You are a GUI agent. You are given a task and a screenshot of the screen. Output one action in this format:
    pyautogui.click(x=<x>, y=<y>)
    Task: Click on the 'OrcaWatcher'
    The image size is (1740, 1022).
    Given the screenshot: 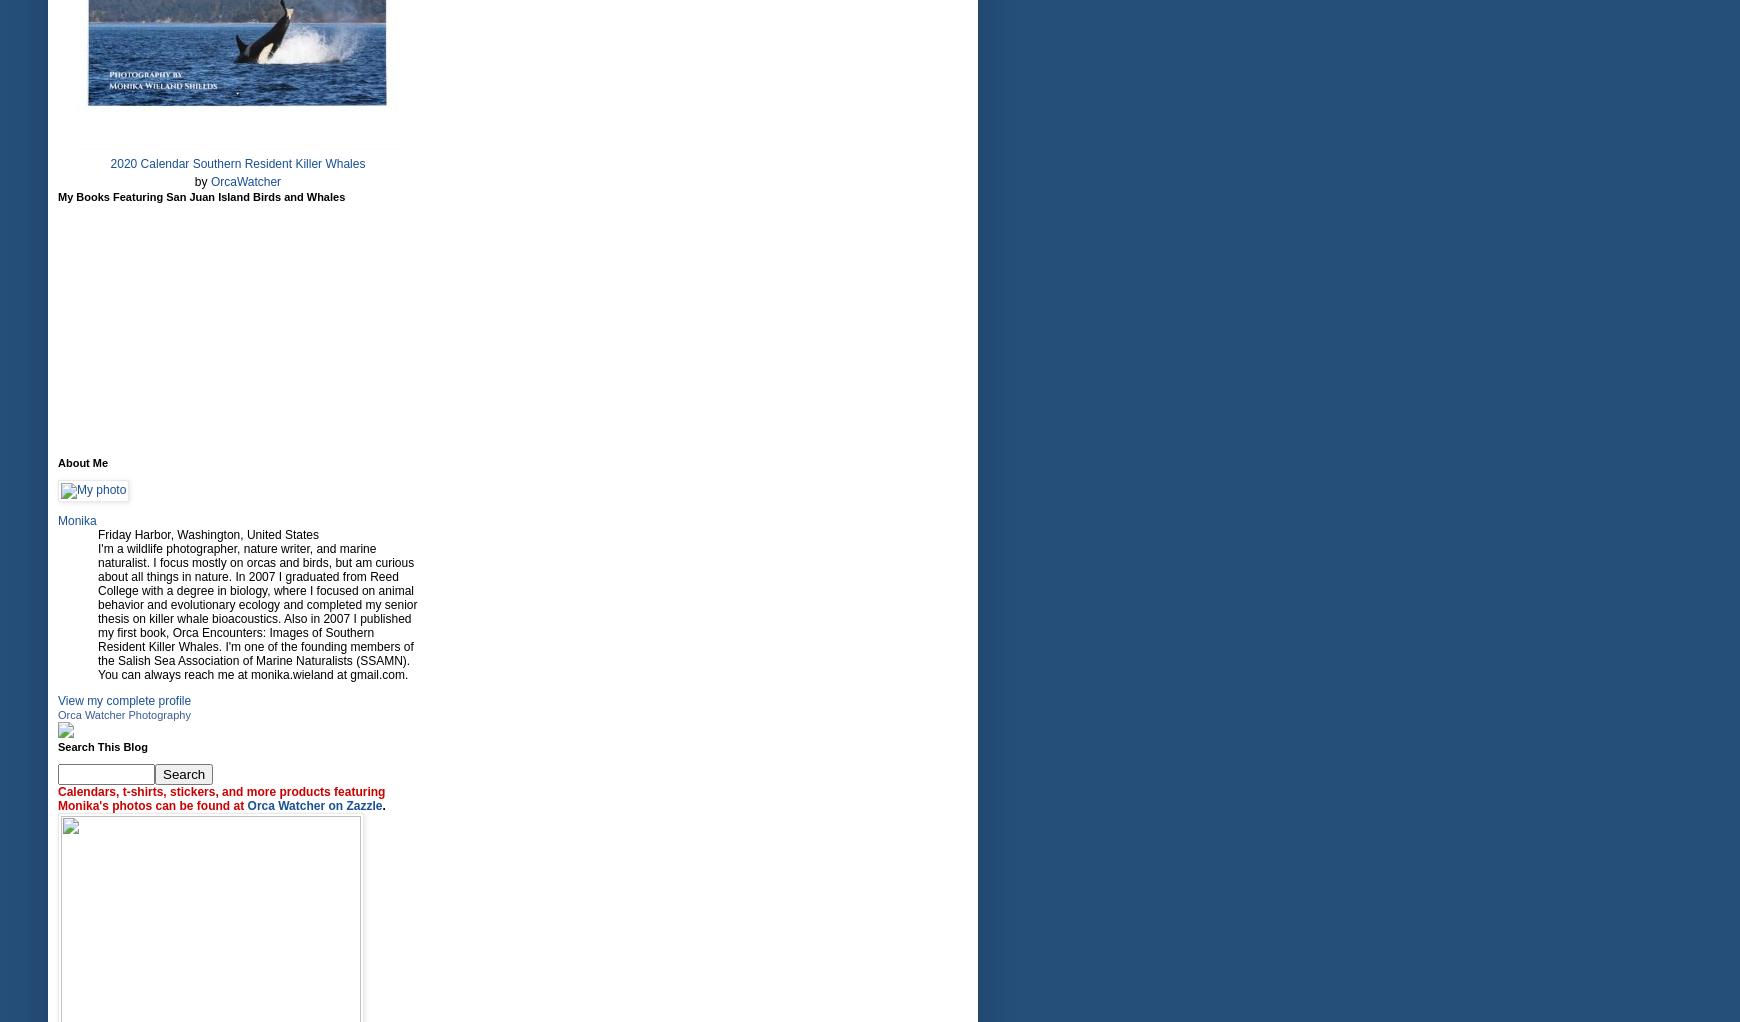 What is the action you would take?
    pyautogui.click(x=245, y=181)
    